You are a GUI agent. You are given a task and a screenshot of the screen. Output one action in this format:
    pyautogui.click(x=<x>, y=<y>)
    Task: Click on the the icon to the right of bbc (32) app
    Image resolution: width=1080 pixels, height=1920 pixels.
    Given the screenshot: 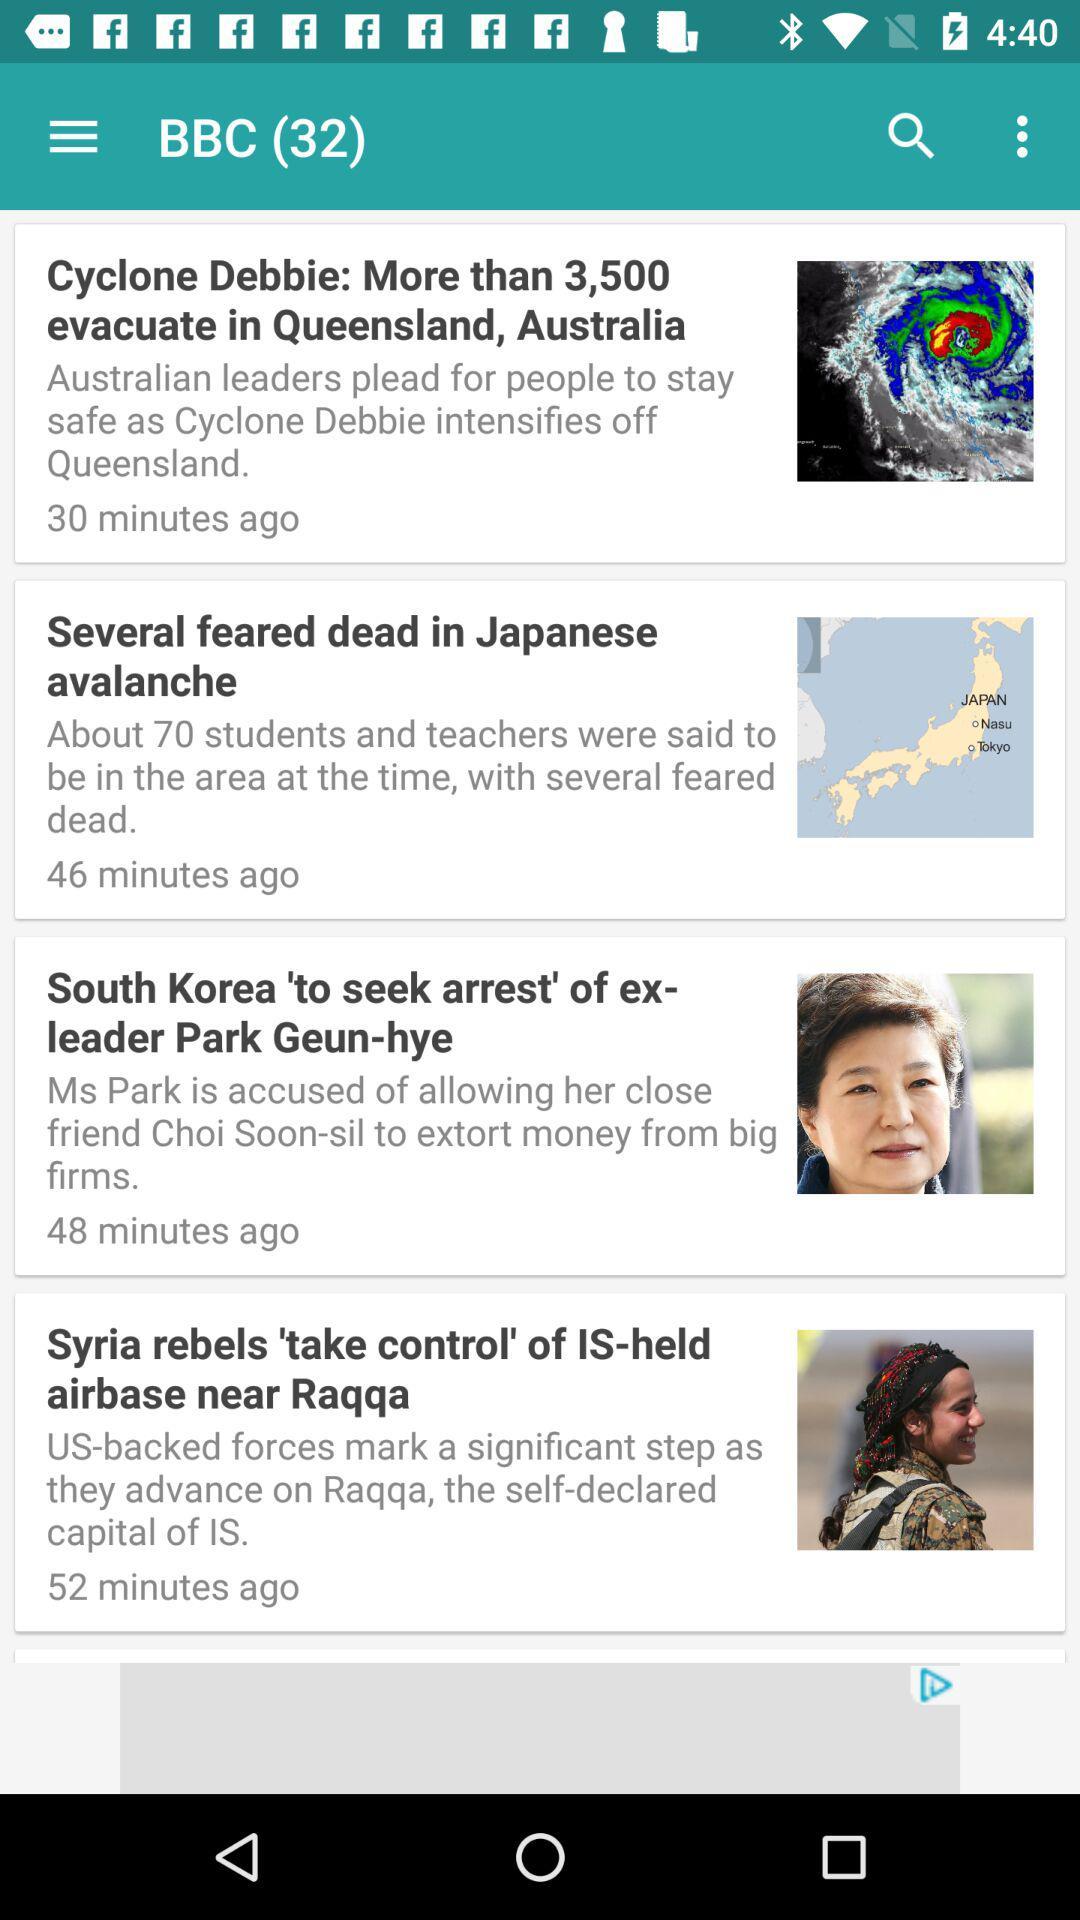 What is the action you would take?
    pyautogui.click(x=911, y=135)
    